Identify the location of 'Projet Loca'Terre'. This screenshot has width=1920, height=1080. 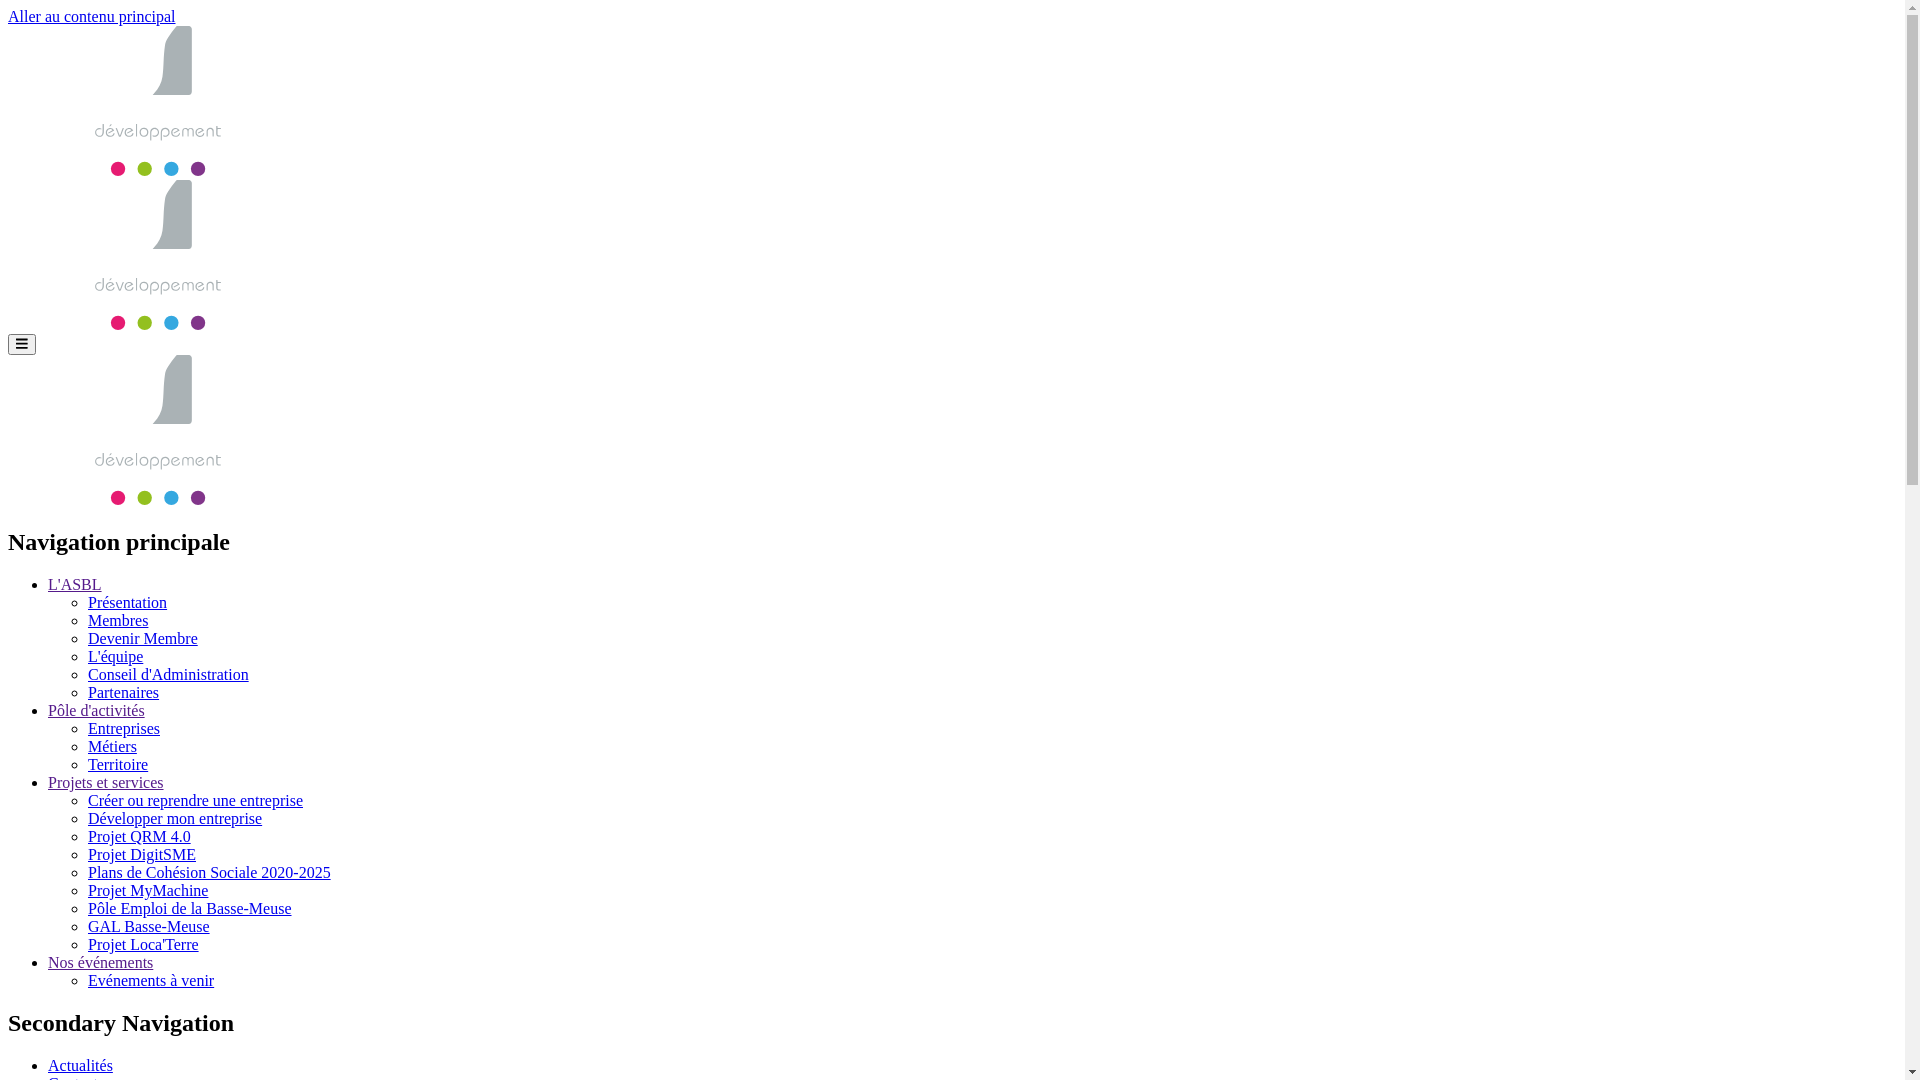
(142, 944).